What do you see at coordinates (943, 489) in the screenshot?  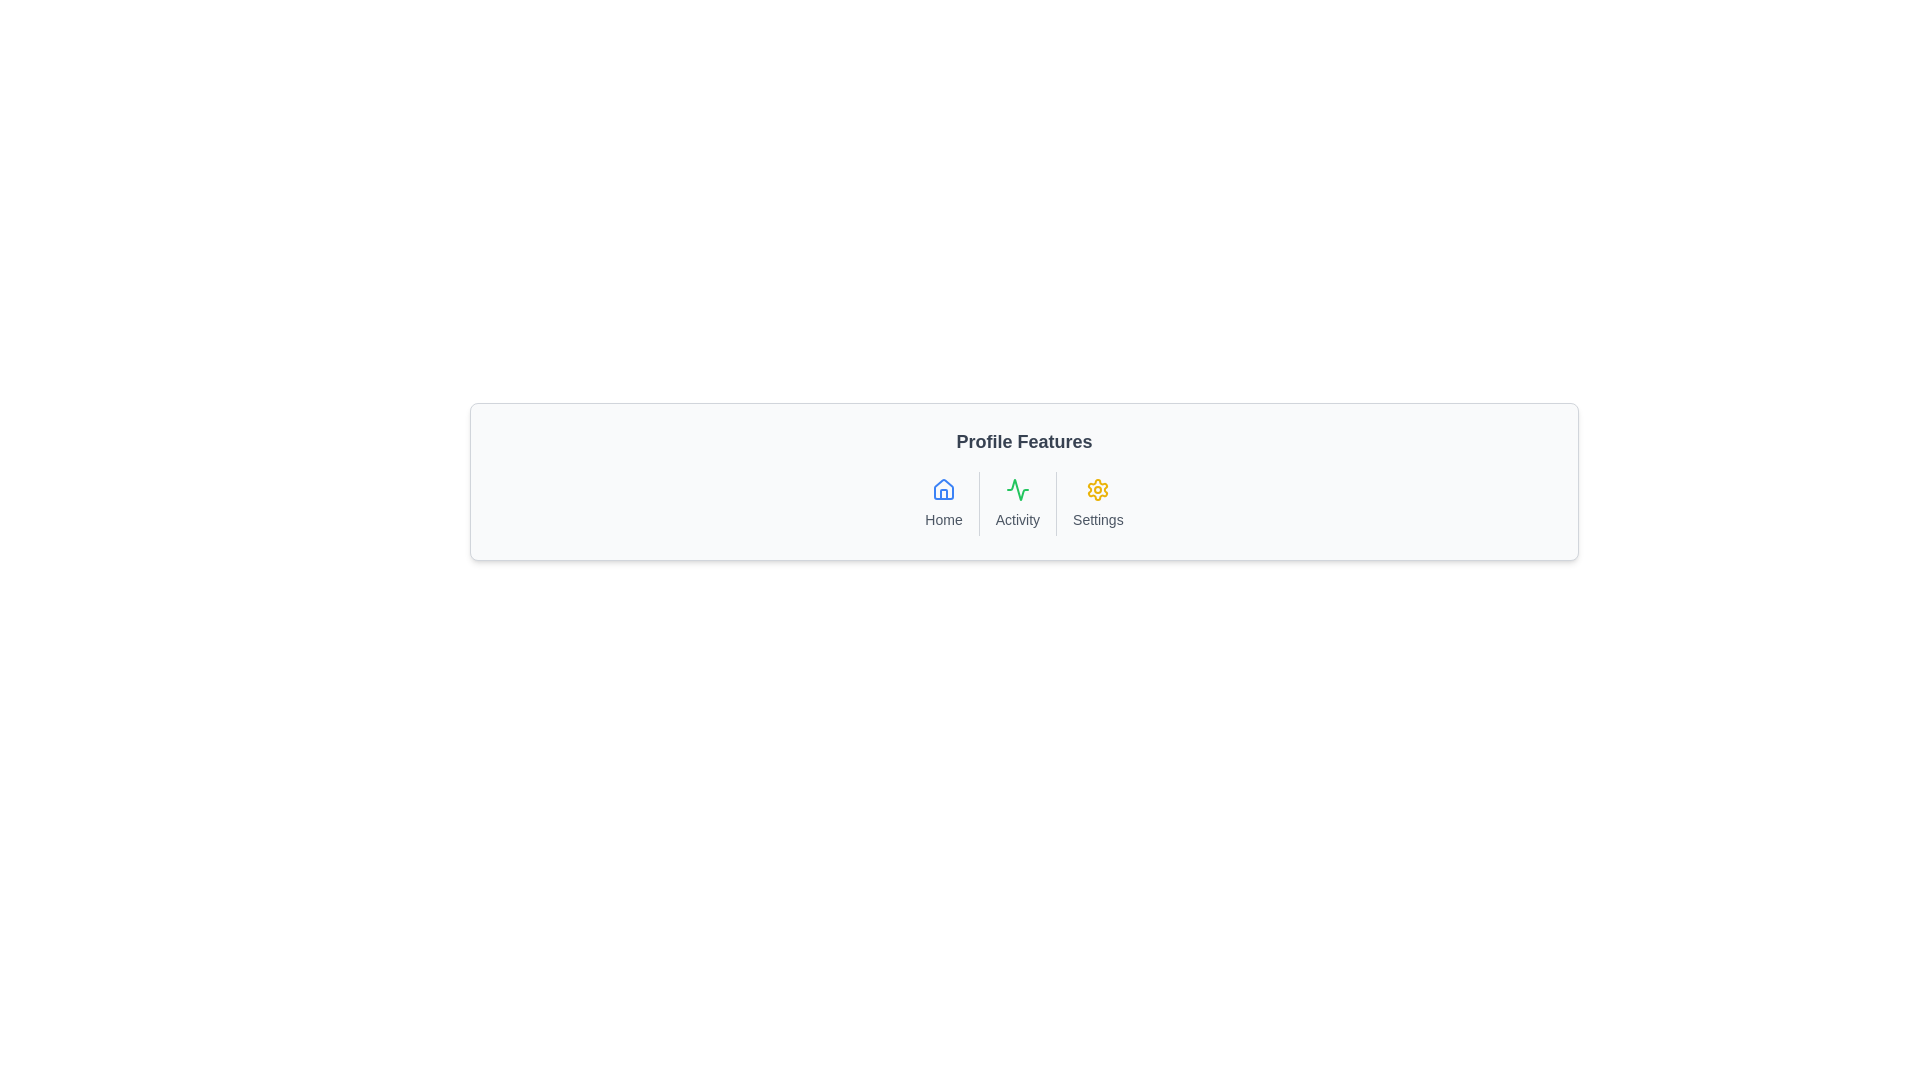 I see `the 'Home' icon, which is a graphical depiction of a house with a pointed roof and rectangular base, located in the 'Profile Features' section` at bounding box center [943, 489].